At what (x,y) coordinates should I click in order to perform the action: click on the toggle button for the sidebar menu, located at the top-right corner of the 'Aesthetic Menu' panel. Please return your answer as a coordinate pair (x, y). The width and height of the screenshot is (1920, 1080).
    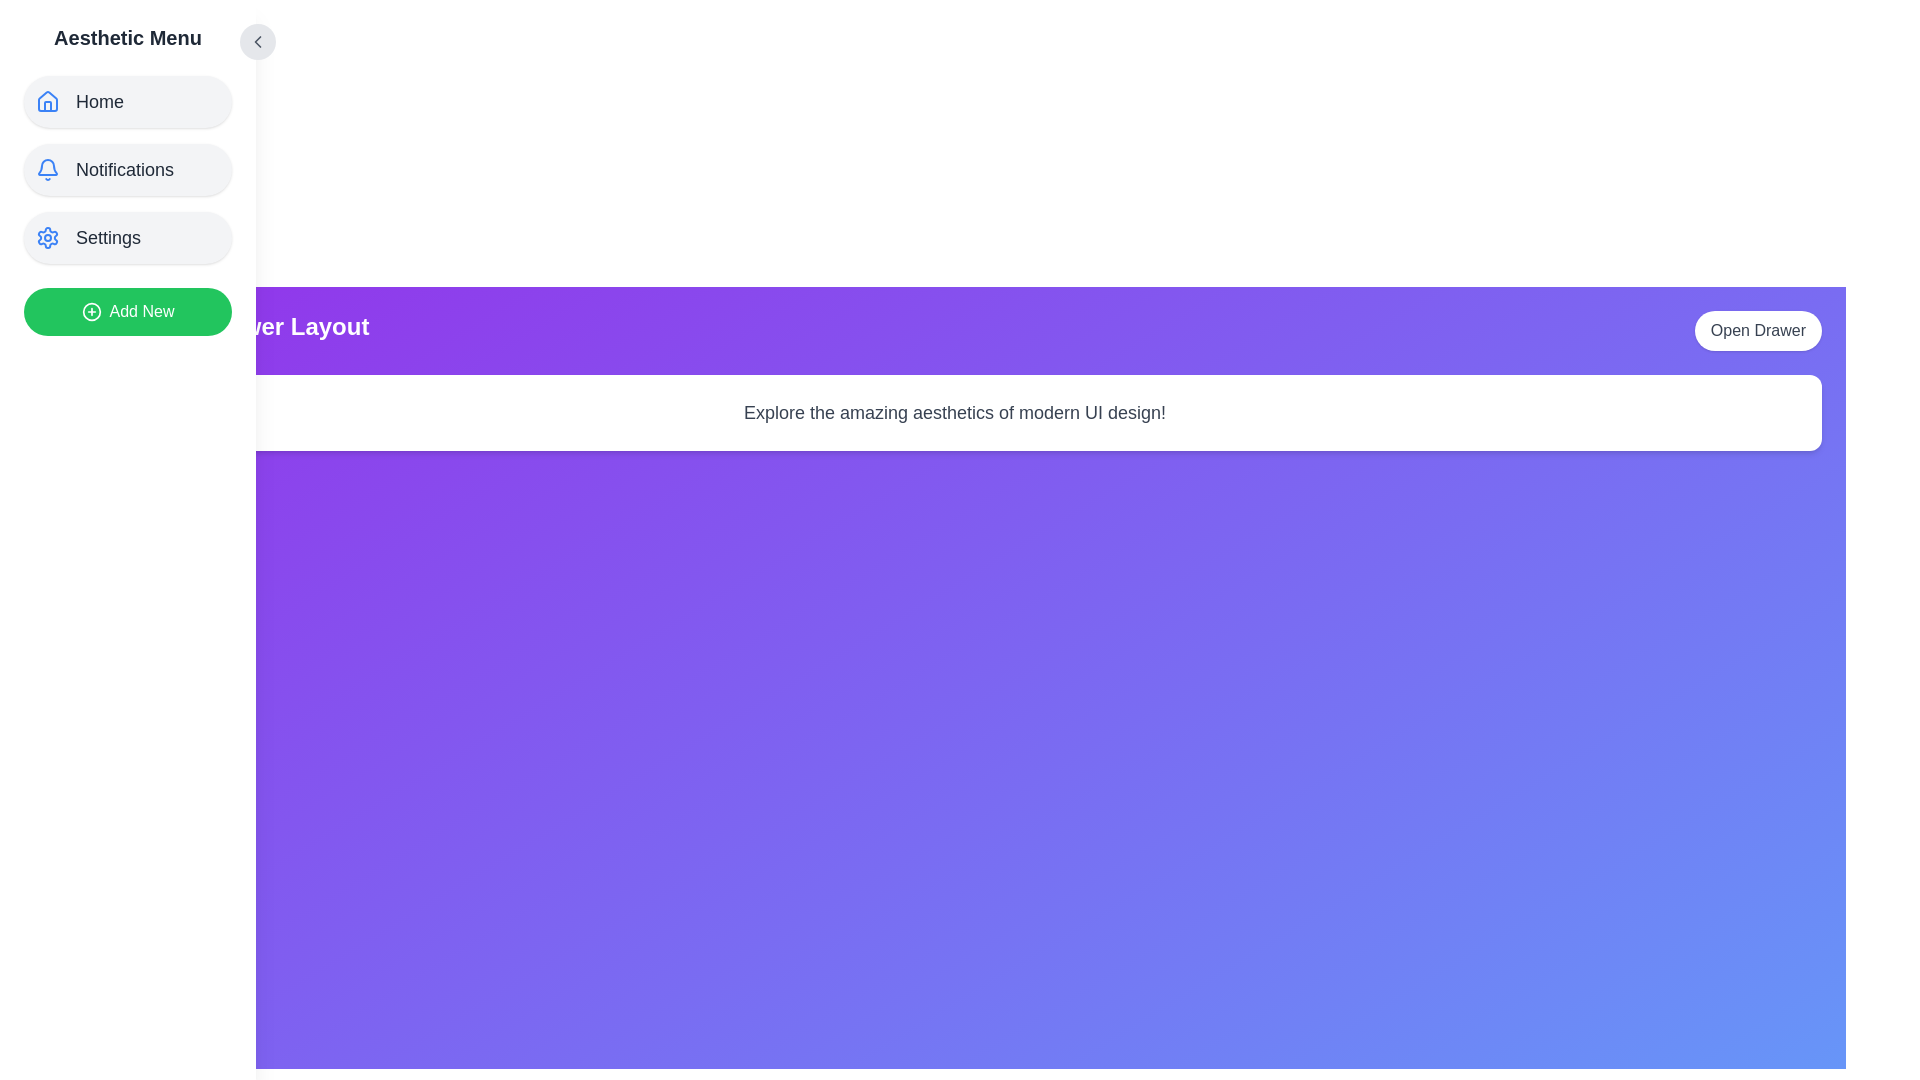
    Looking at the image, I should click on (257, 42).